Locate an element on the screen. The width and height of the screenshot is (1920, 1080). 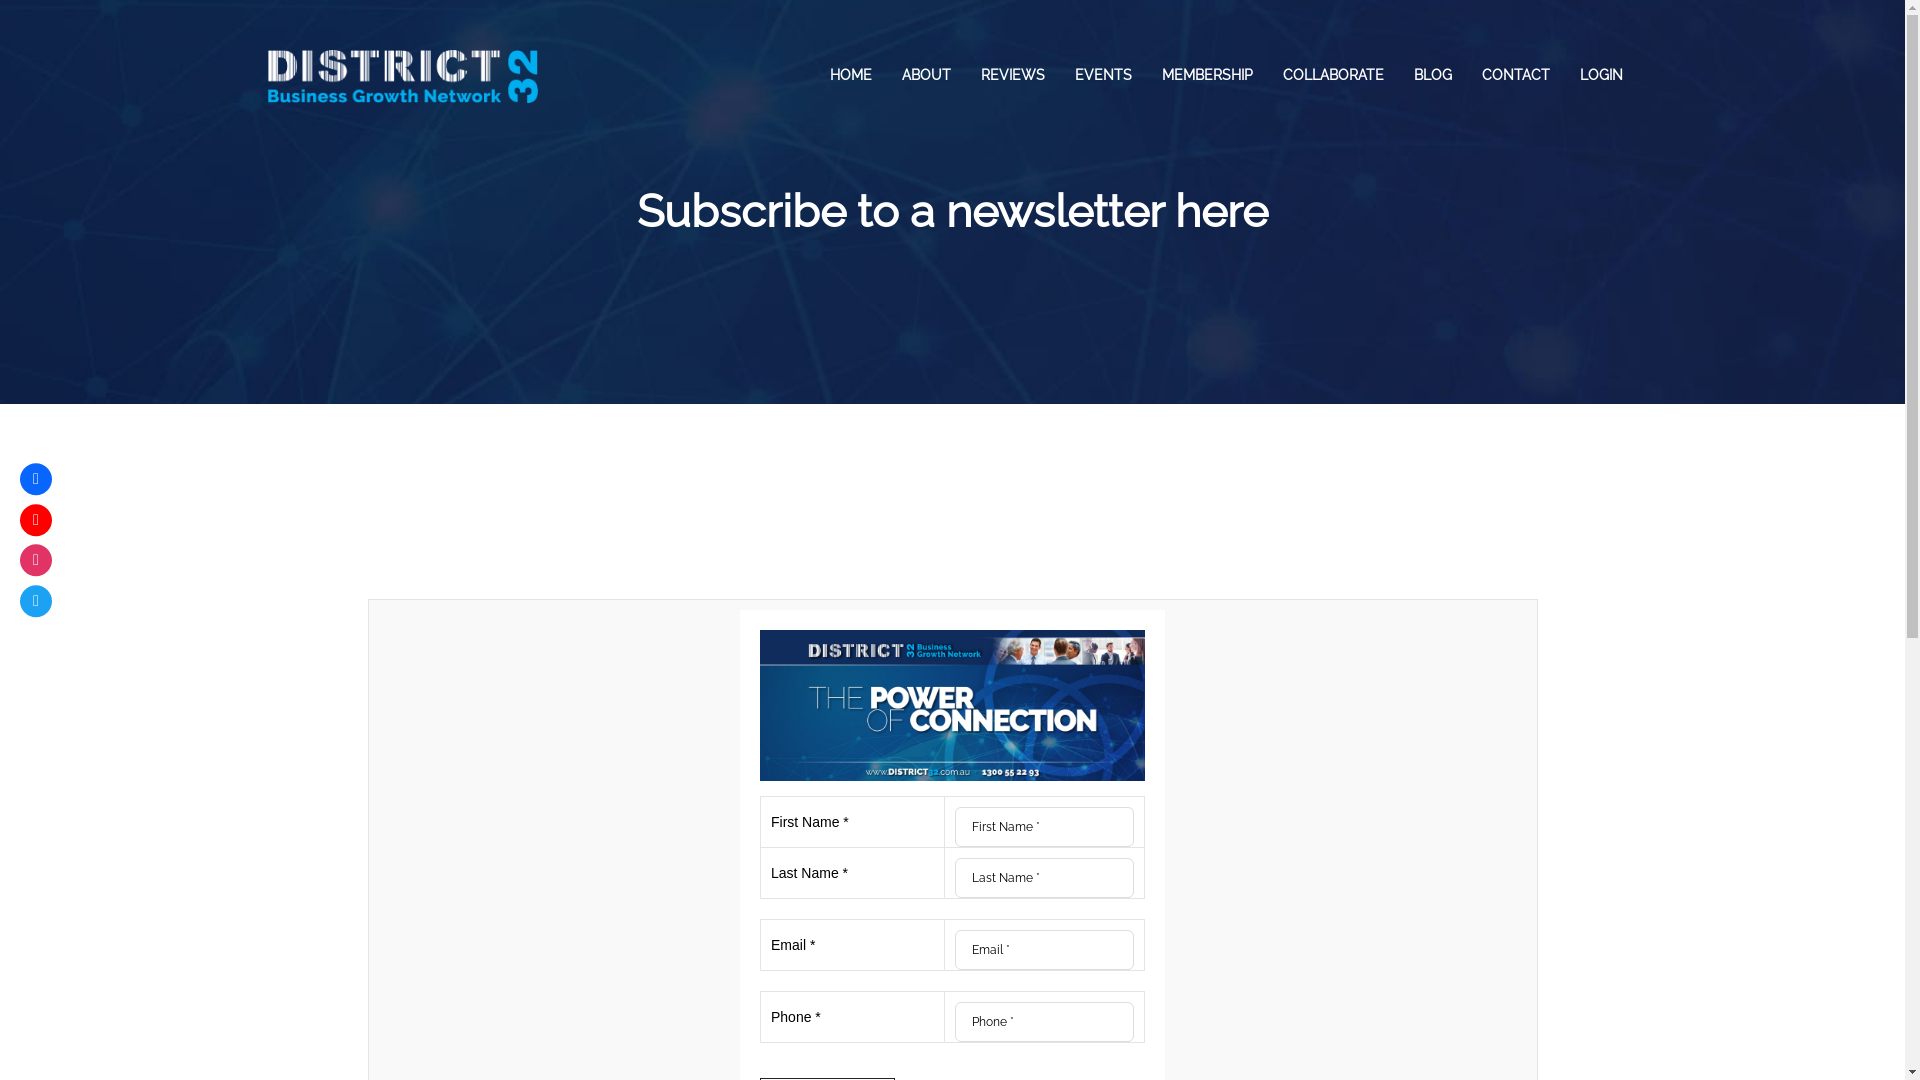
'REVIEWS' is located at coordinates (1012, 73).